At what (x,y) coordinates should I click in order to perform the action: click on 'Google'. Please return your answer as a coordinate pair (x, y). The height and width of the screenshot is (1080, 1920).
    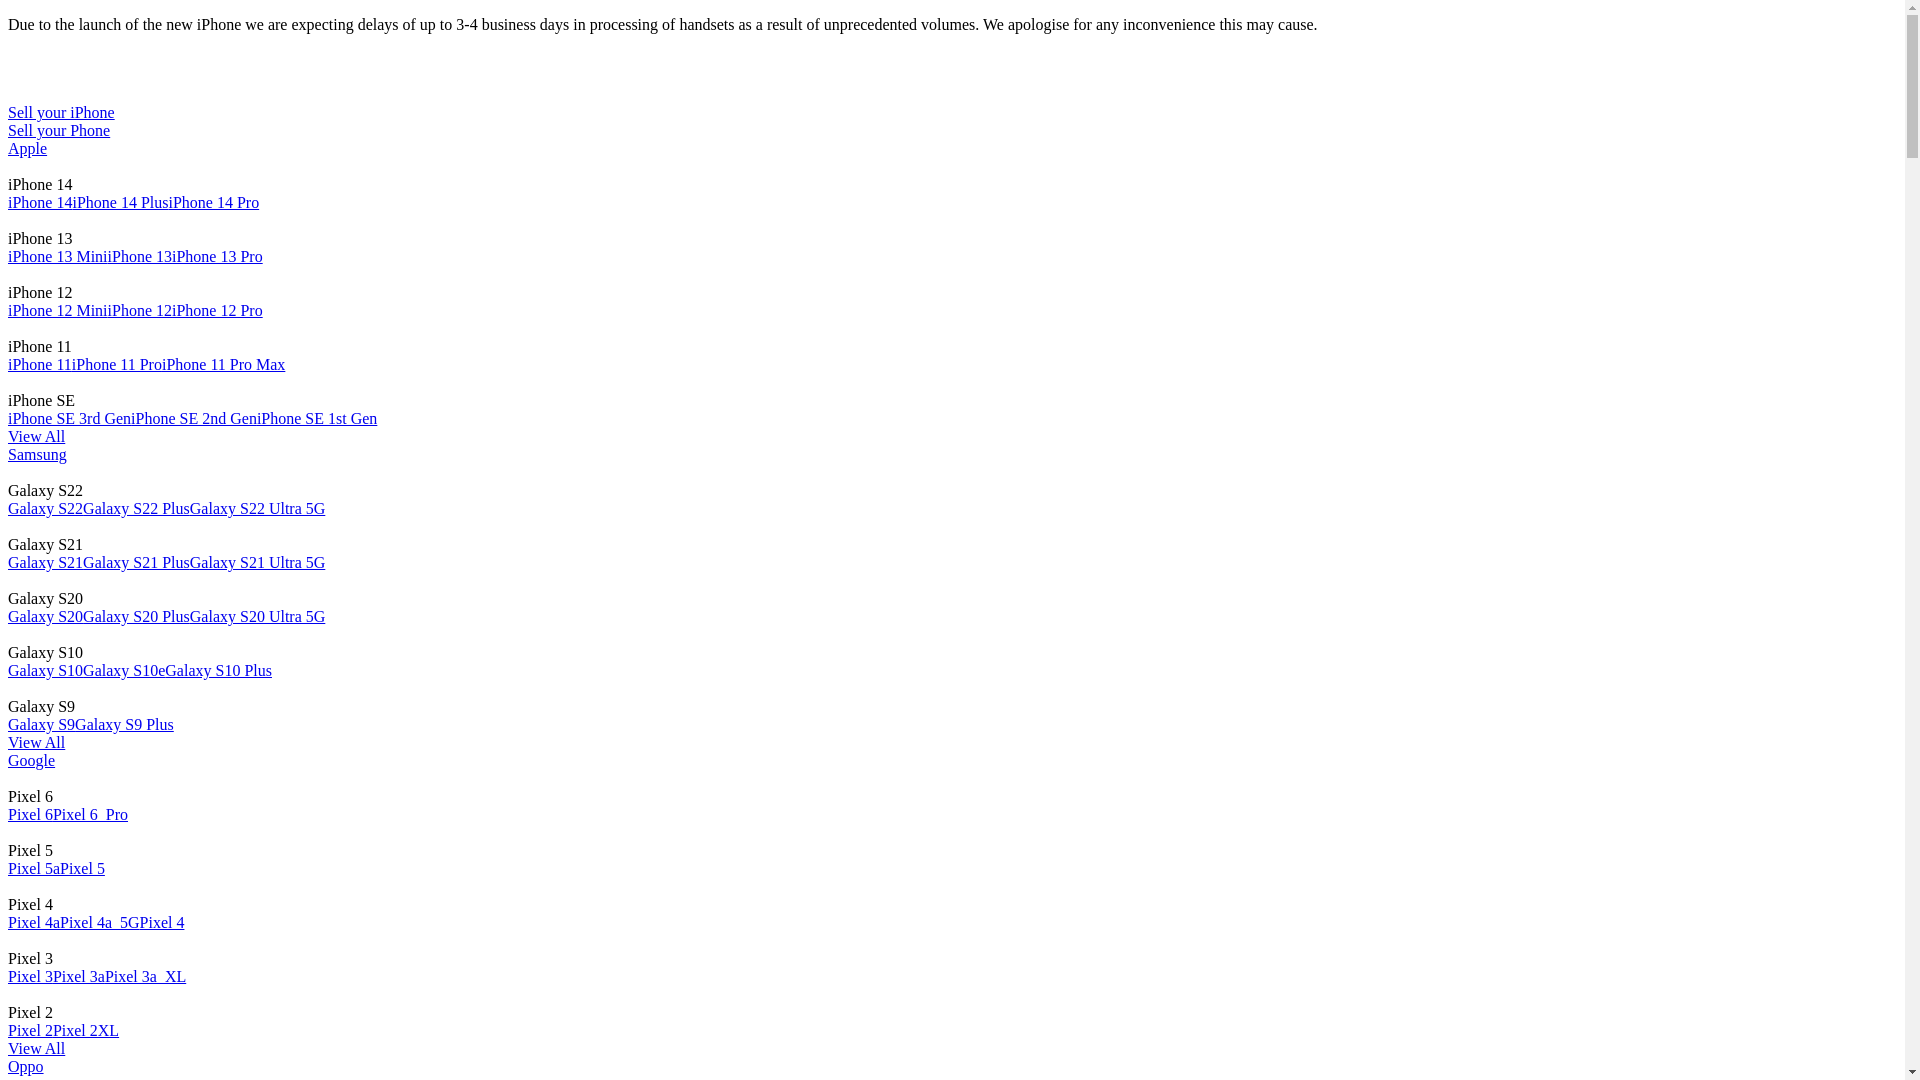
    Looking at the image, I should click on (31, 760).